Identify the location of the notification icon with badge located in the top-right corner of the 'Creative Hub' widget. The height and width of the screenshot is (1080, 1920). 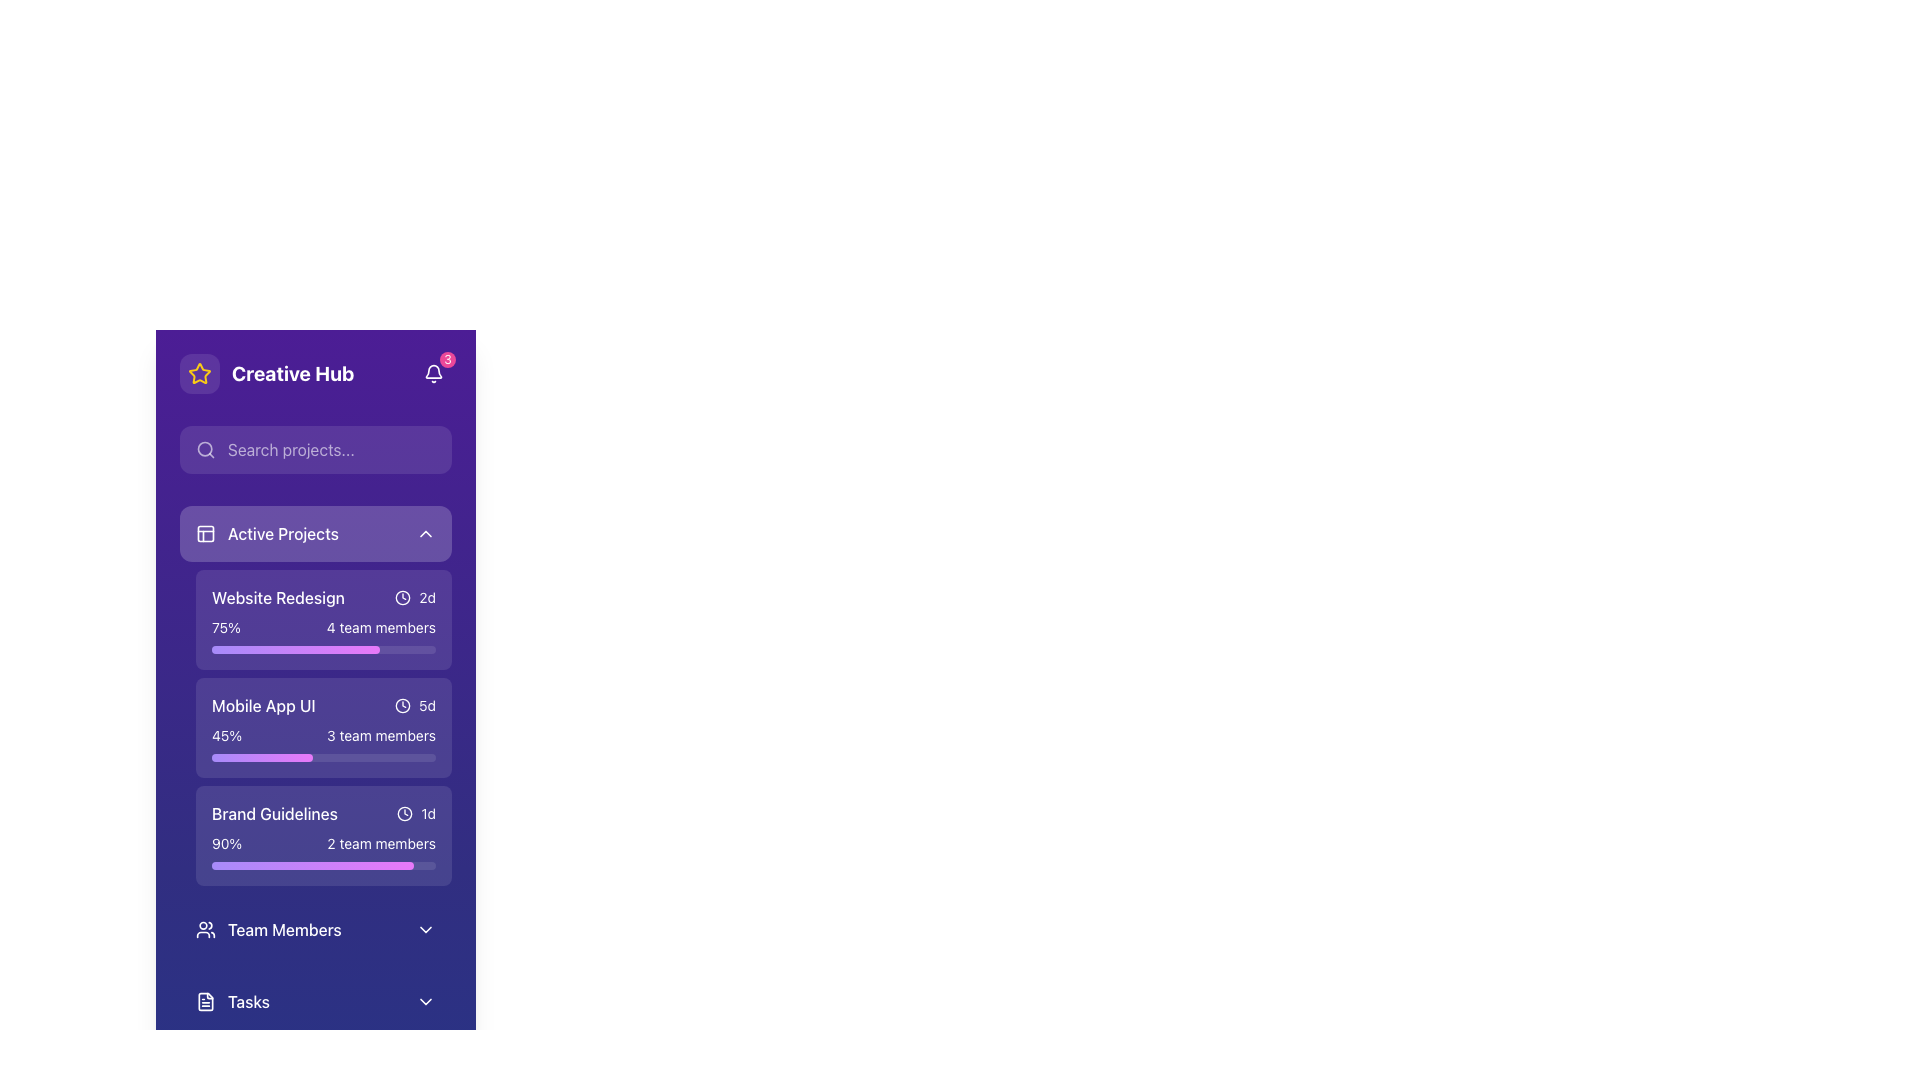
(432, 374).